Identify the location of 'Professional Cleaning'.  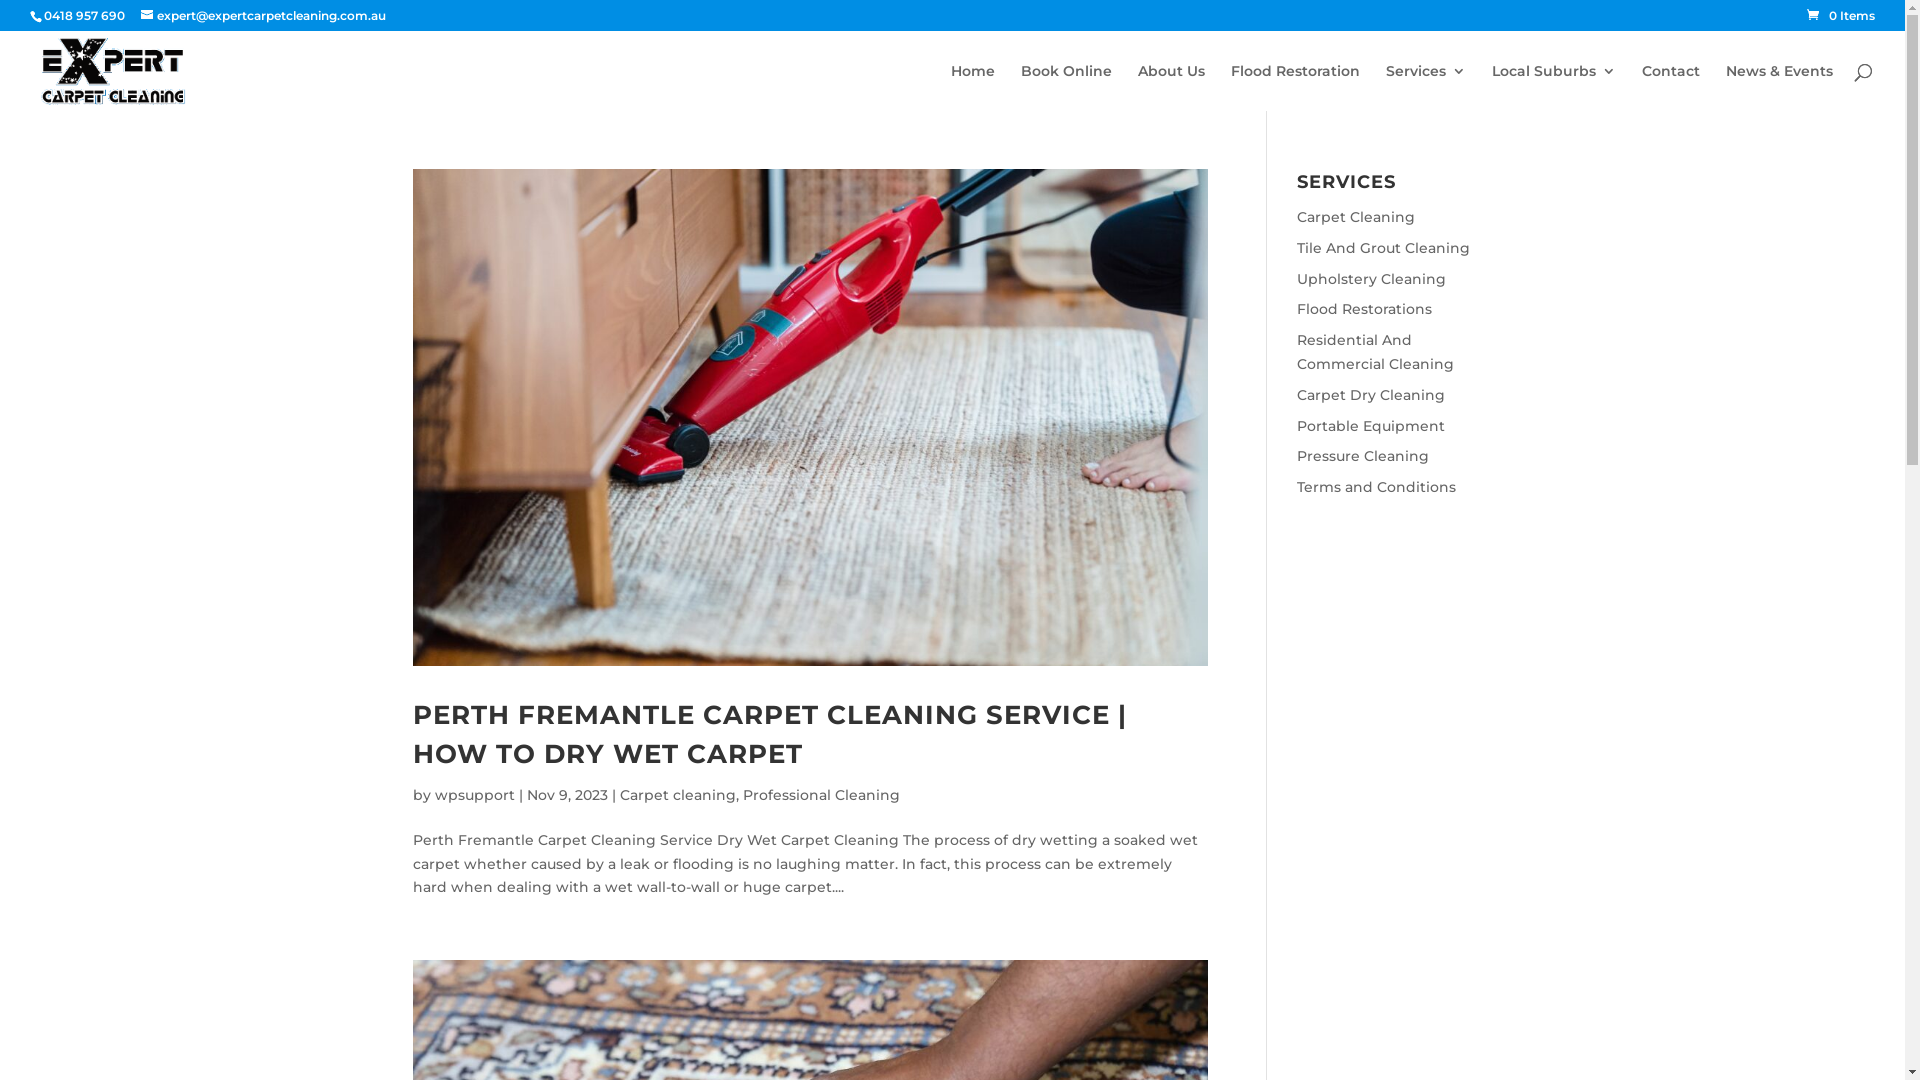
(820, 793).